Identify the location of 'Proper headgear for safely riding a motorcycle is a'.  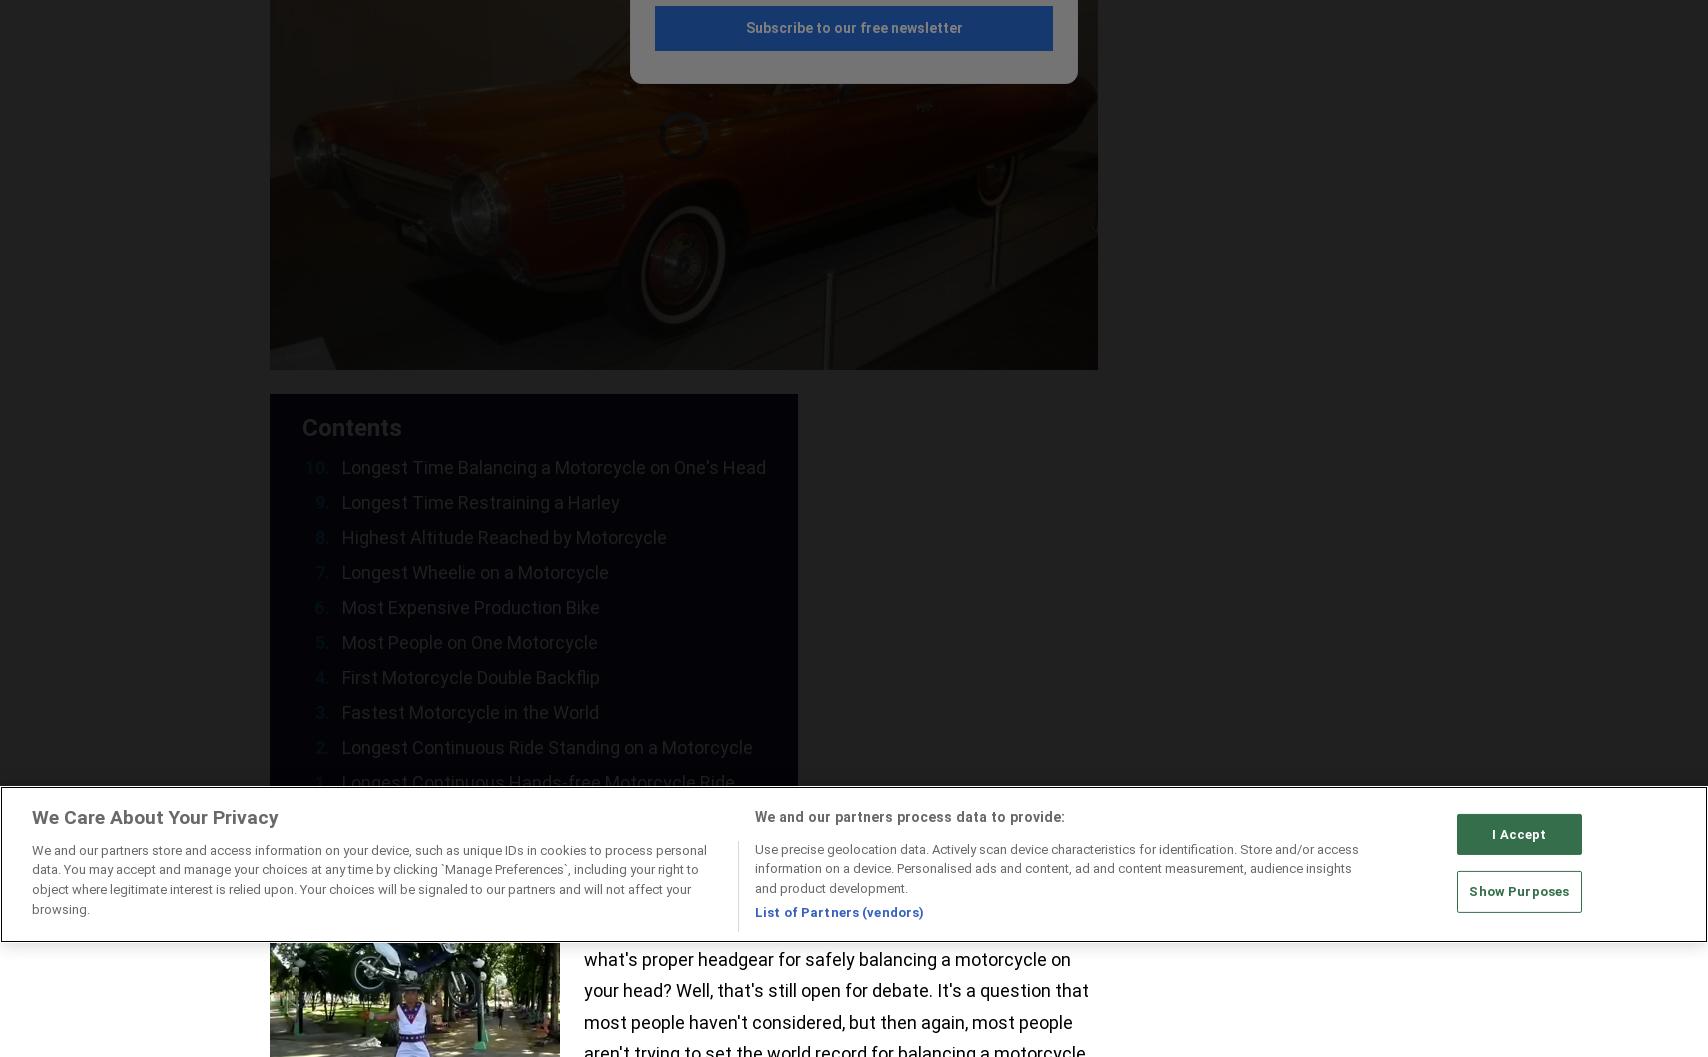
(583, 927).